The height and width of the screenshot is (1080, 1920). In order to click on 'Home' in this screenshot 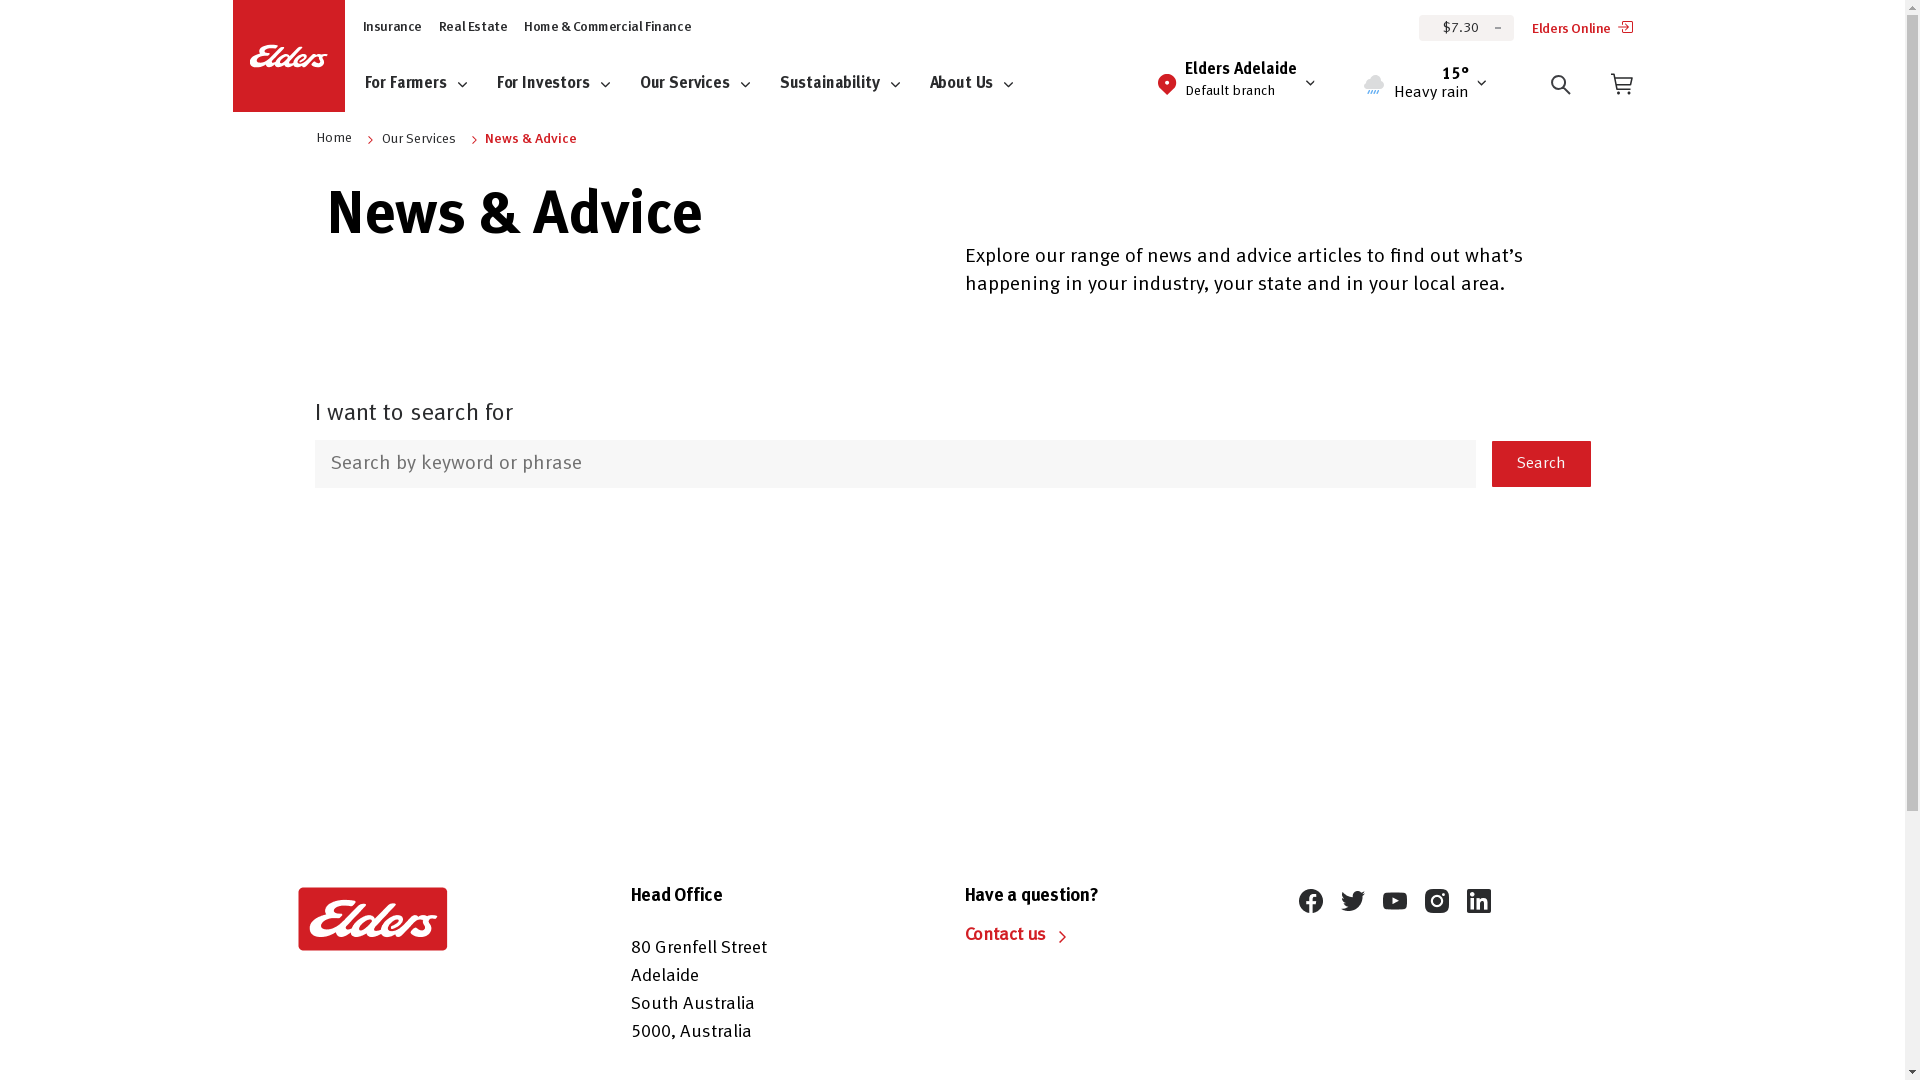, I will do `click(312, 137)`.